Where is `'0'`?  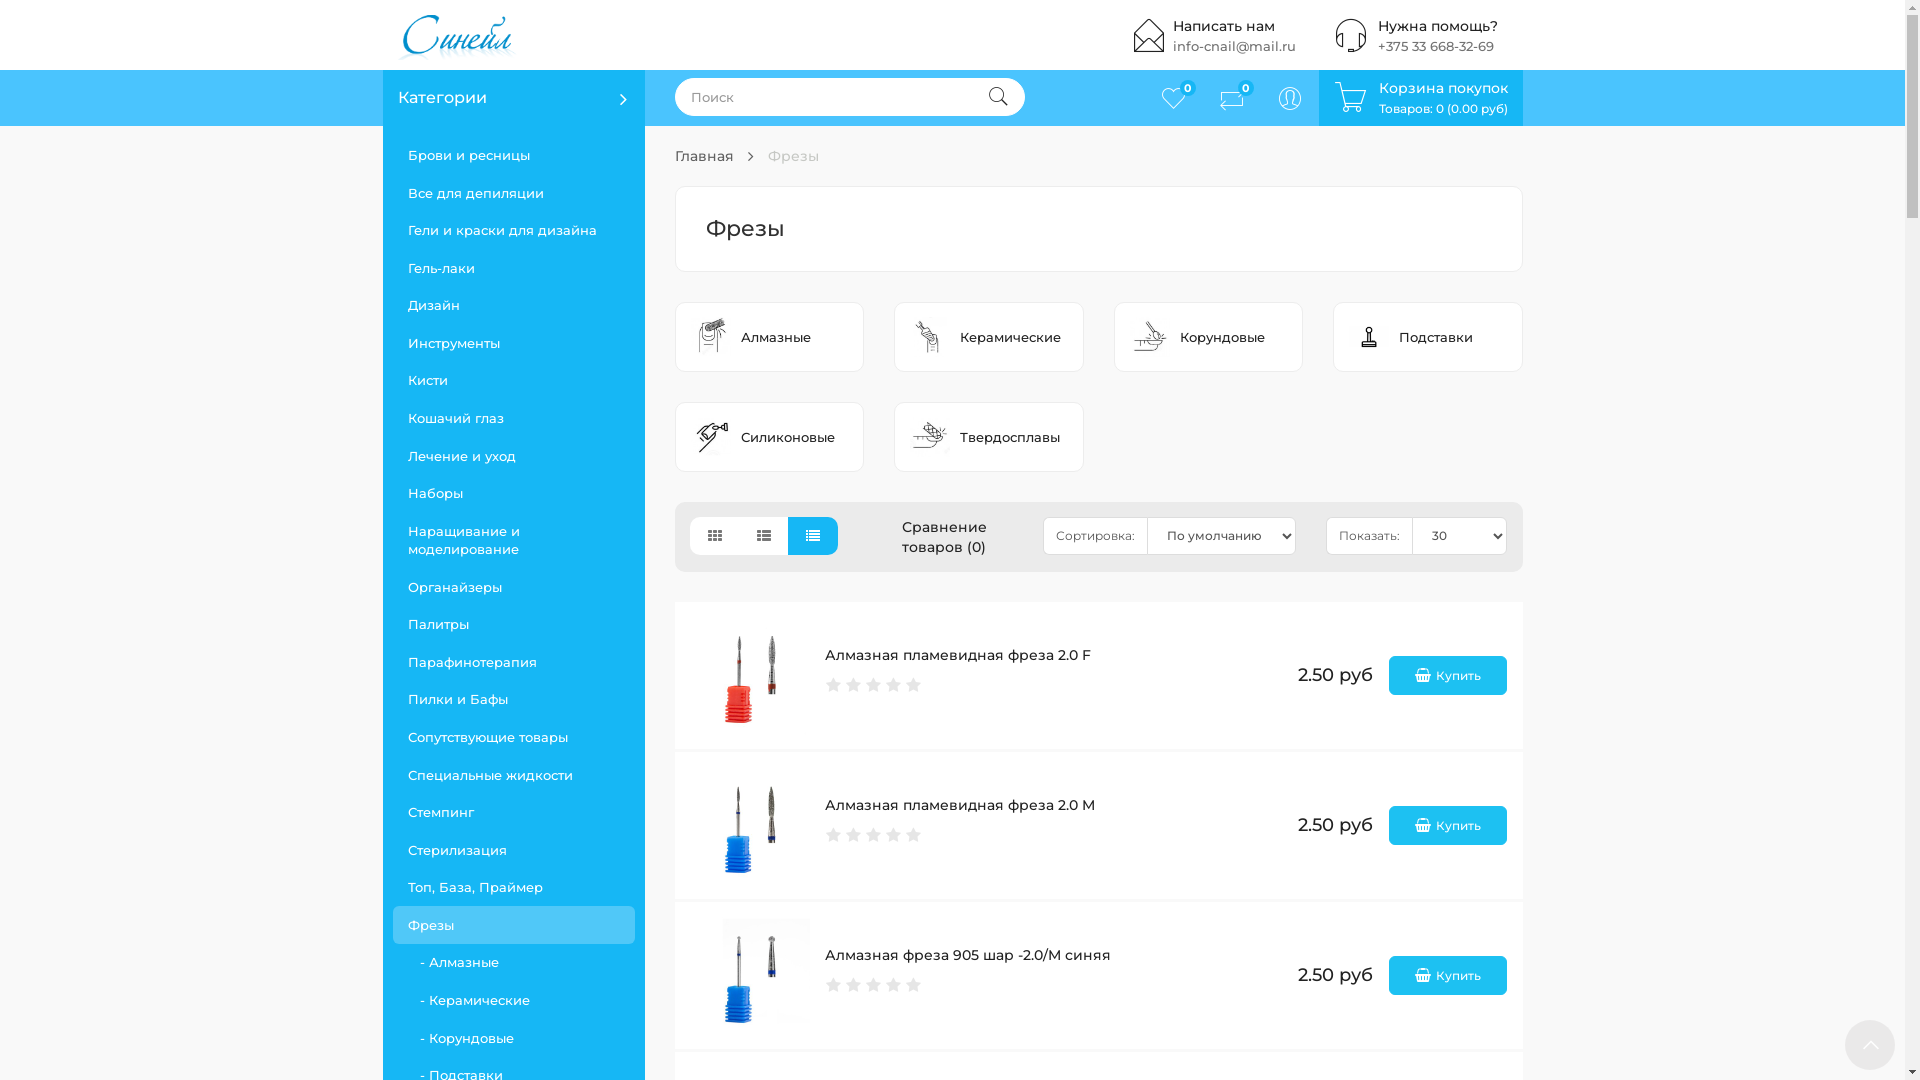 '0' is located at coordinates (1143, 97).